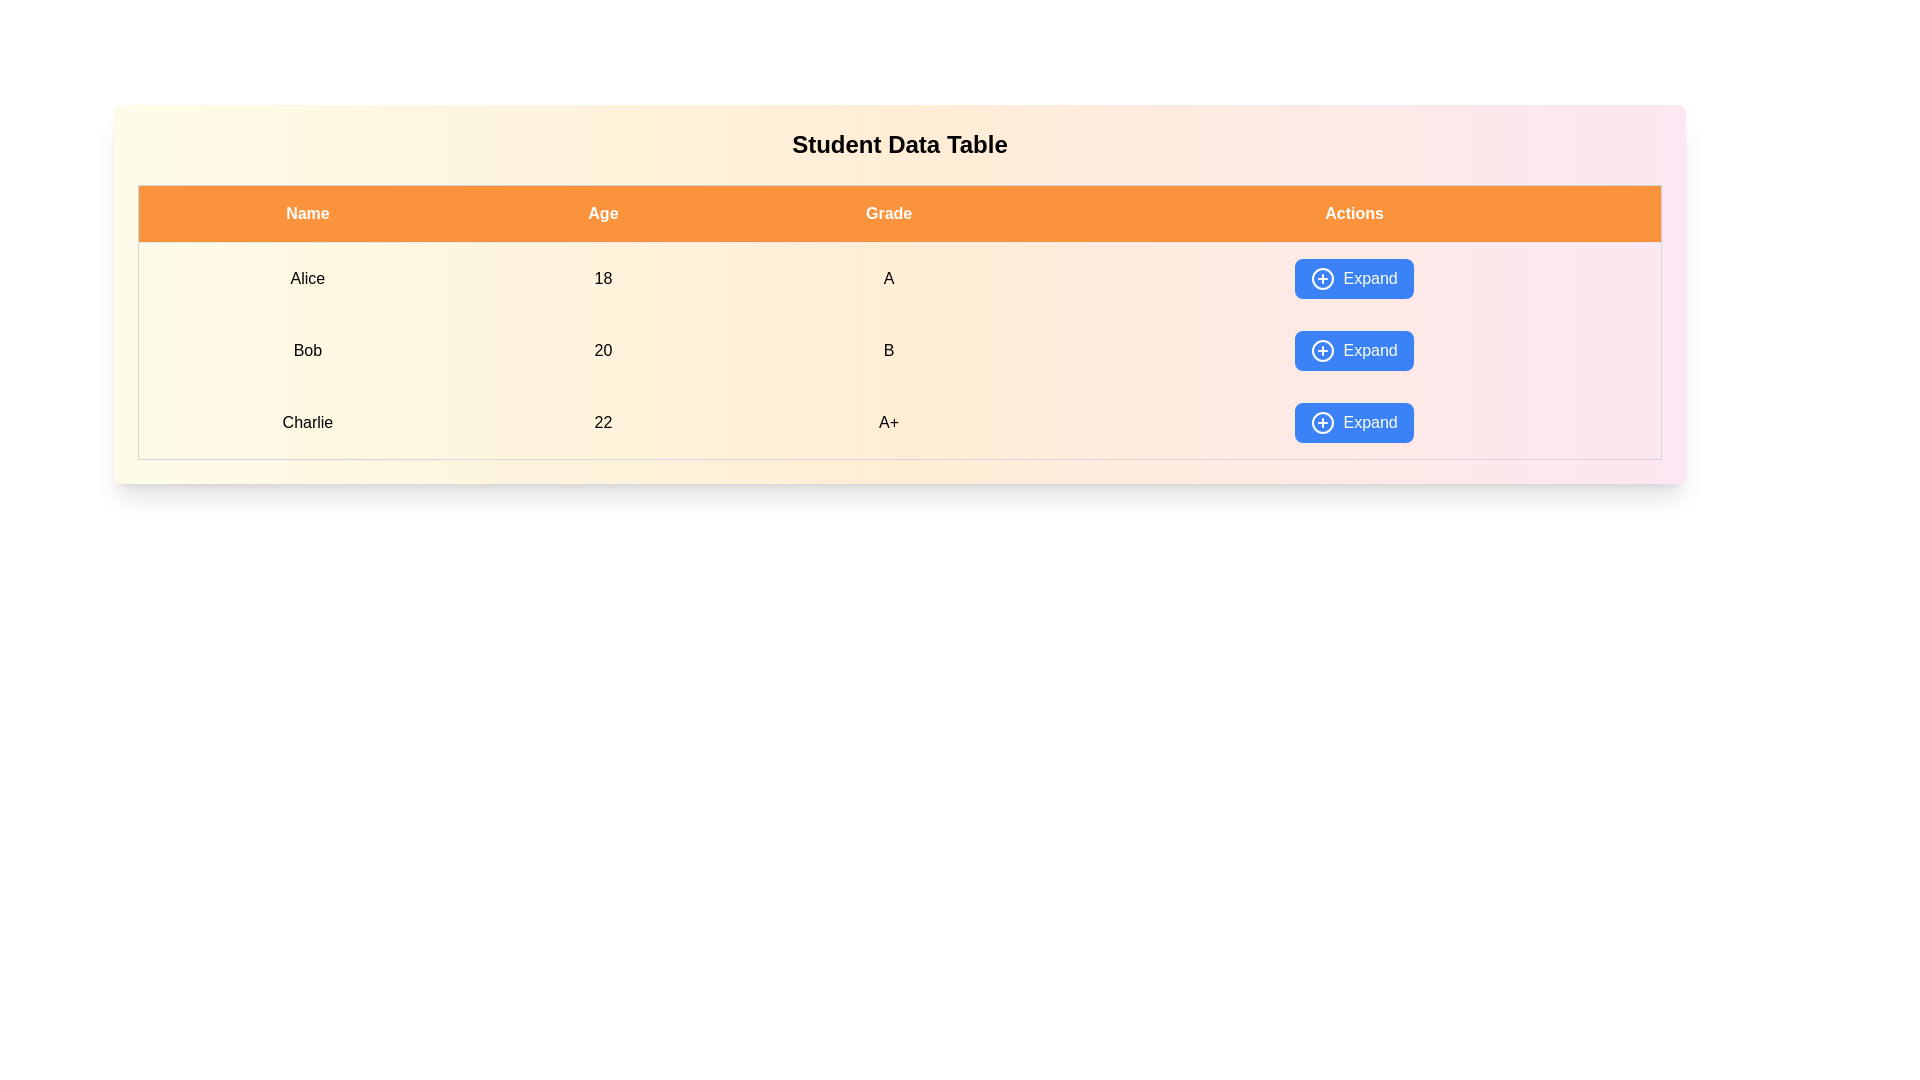 This screenshot has width=1920, height=1080. Describe the element at coordinates (899, 213) in the screenshot. I see `the Table Header Row with a bright orange background and white text, which includes the column headings 'Name,' 'Age,' 'Grade,' and 'Actions.'` at that location.